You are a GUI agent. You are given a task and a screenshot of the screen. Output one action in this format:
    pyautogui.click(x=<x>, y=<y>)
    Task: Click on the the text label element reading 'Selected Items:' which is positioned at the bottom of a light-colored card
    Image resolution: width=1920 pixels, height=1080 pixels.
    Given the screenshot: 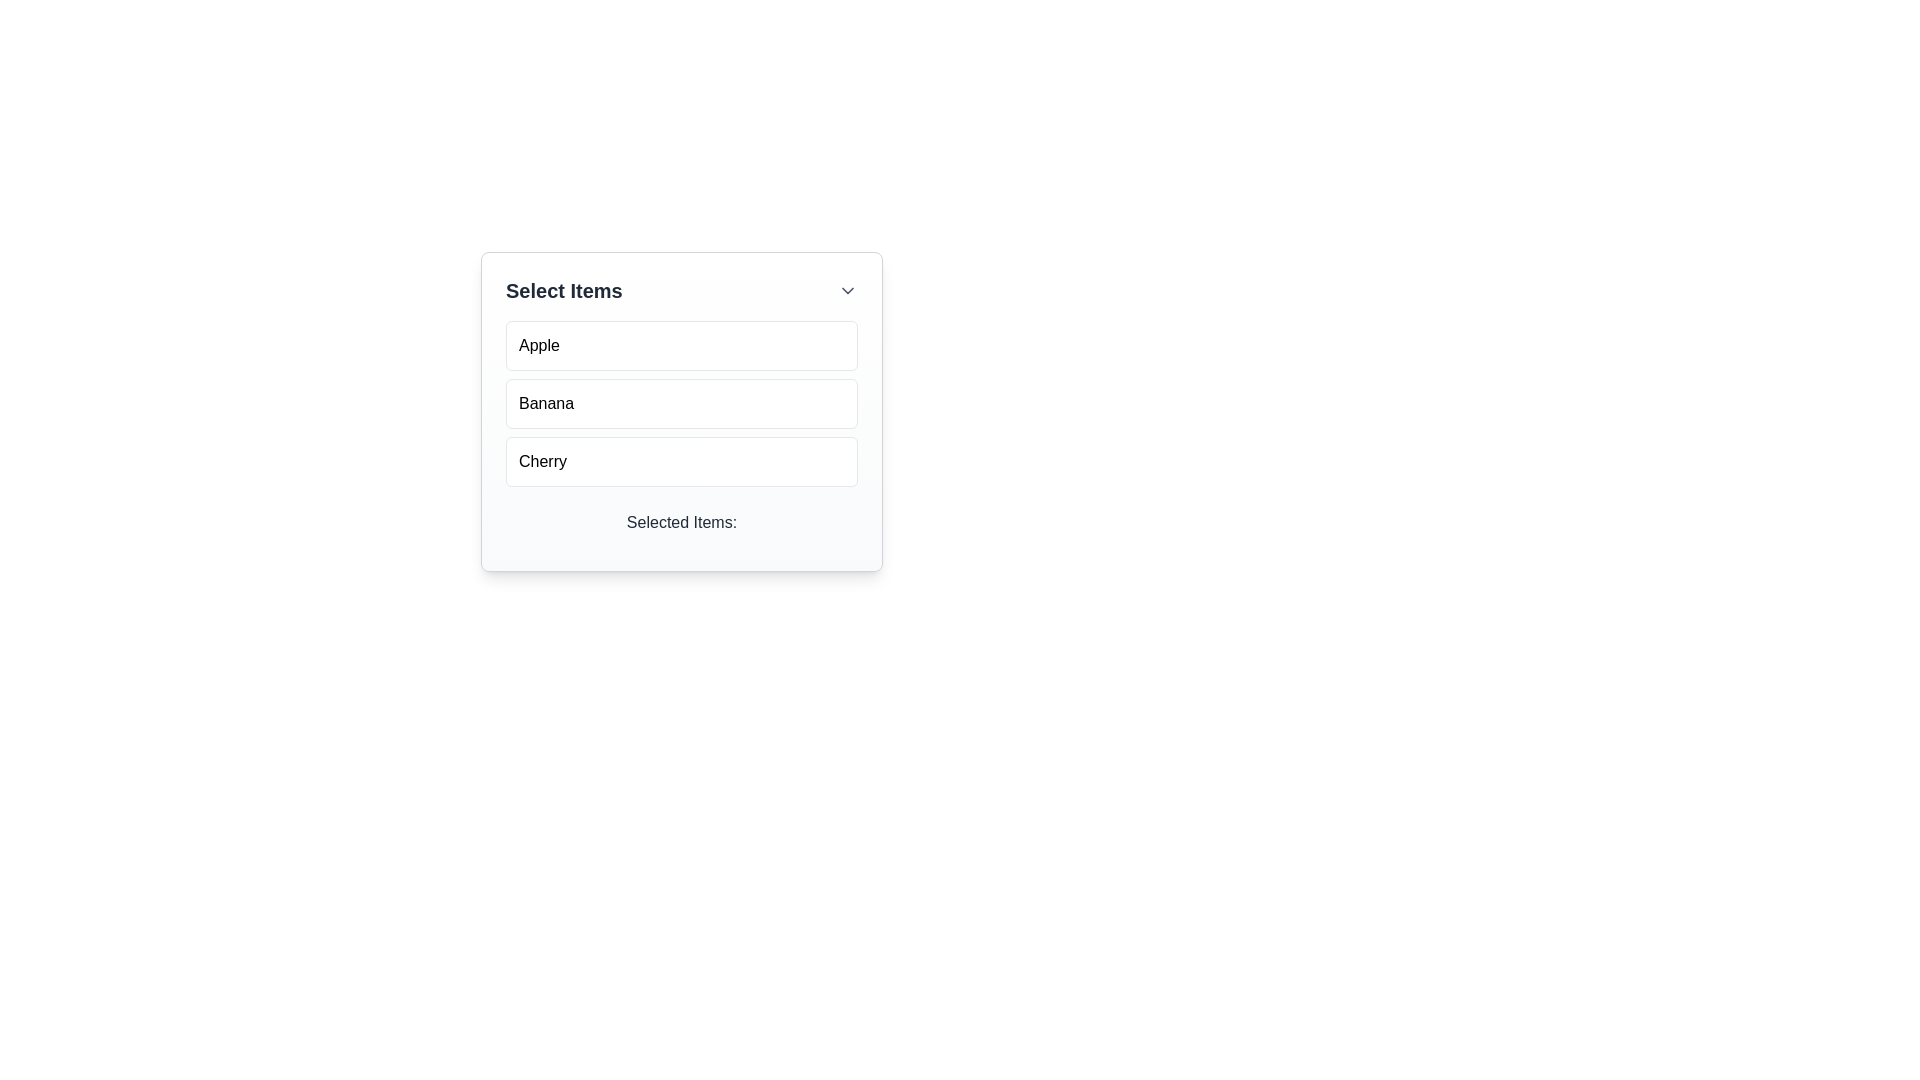 What is the action you would take?
    pyautogui.click(x=681, y=522)
    